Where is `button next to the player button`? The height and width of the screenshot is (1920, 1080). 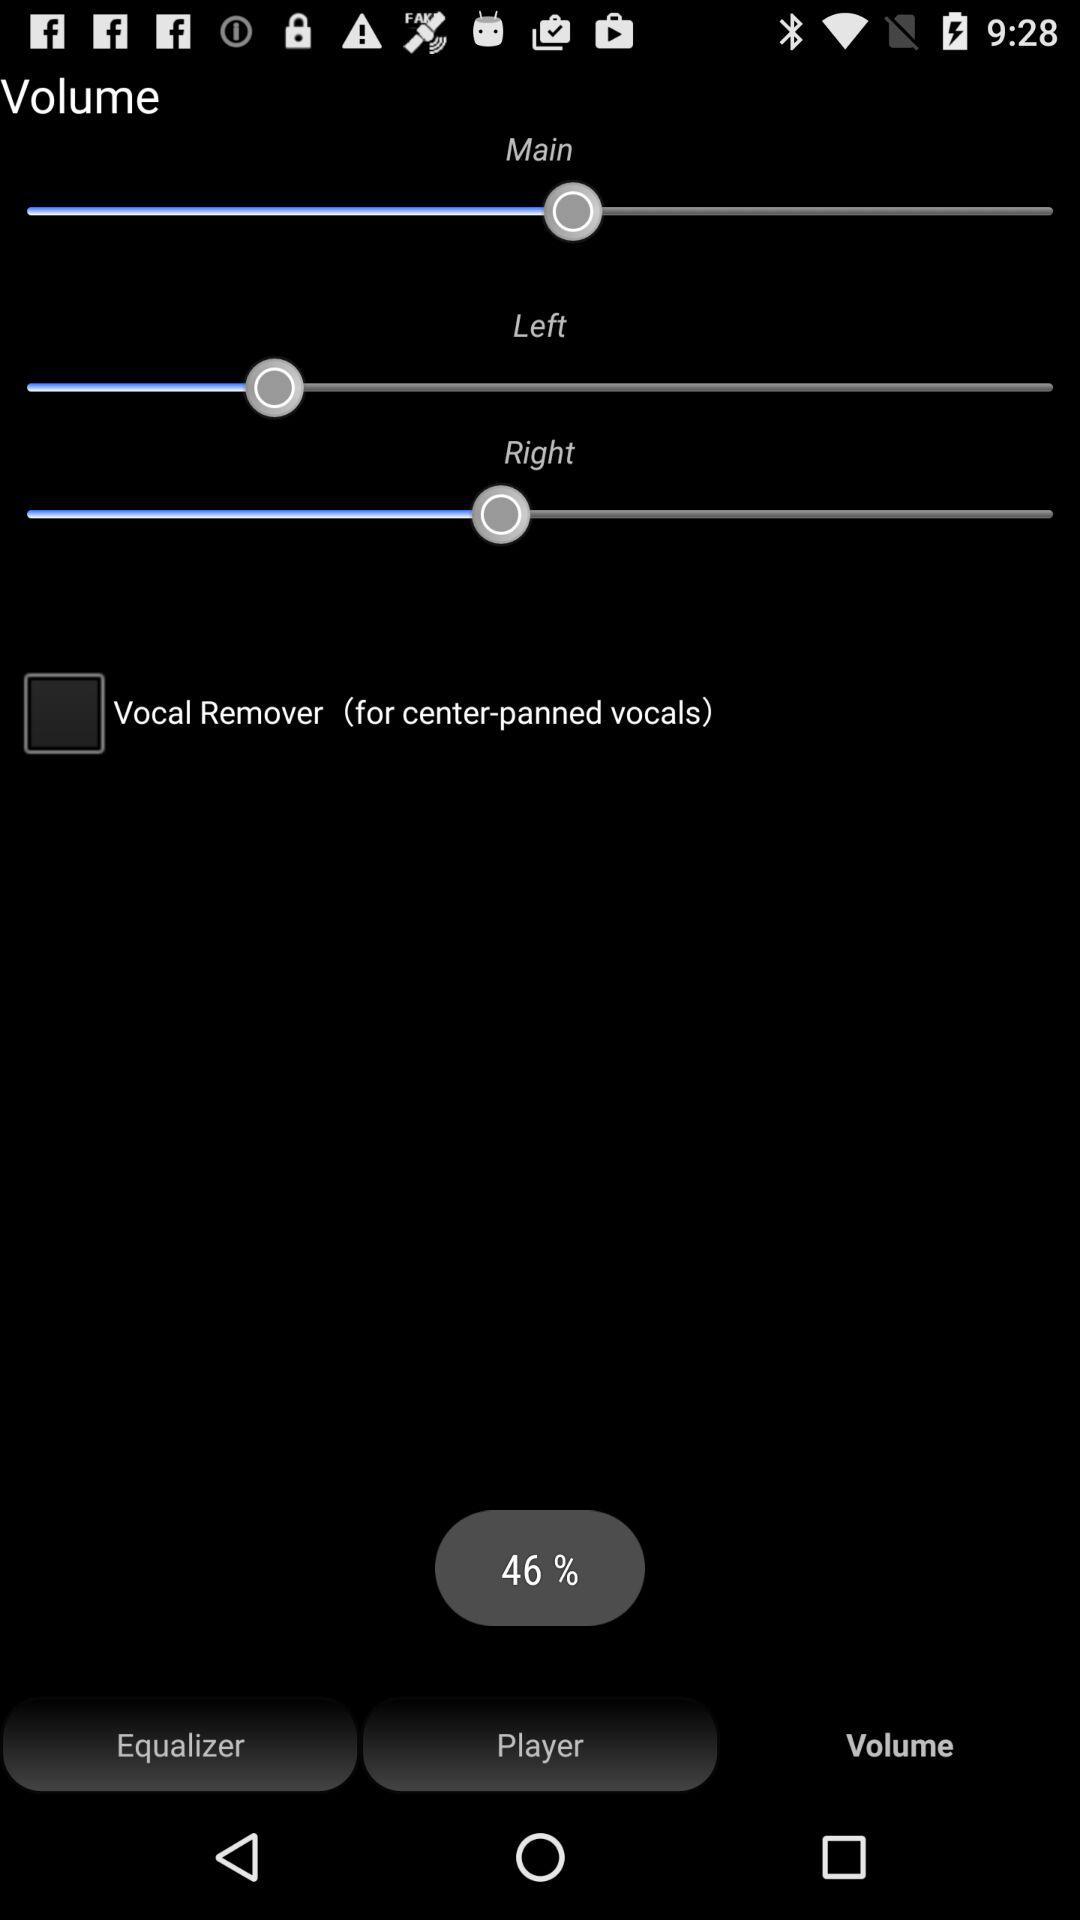
button next to the player button is located at coordinates (180, 1744).